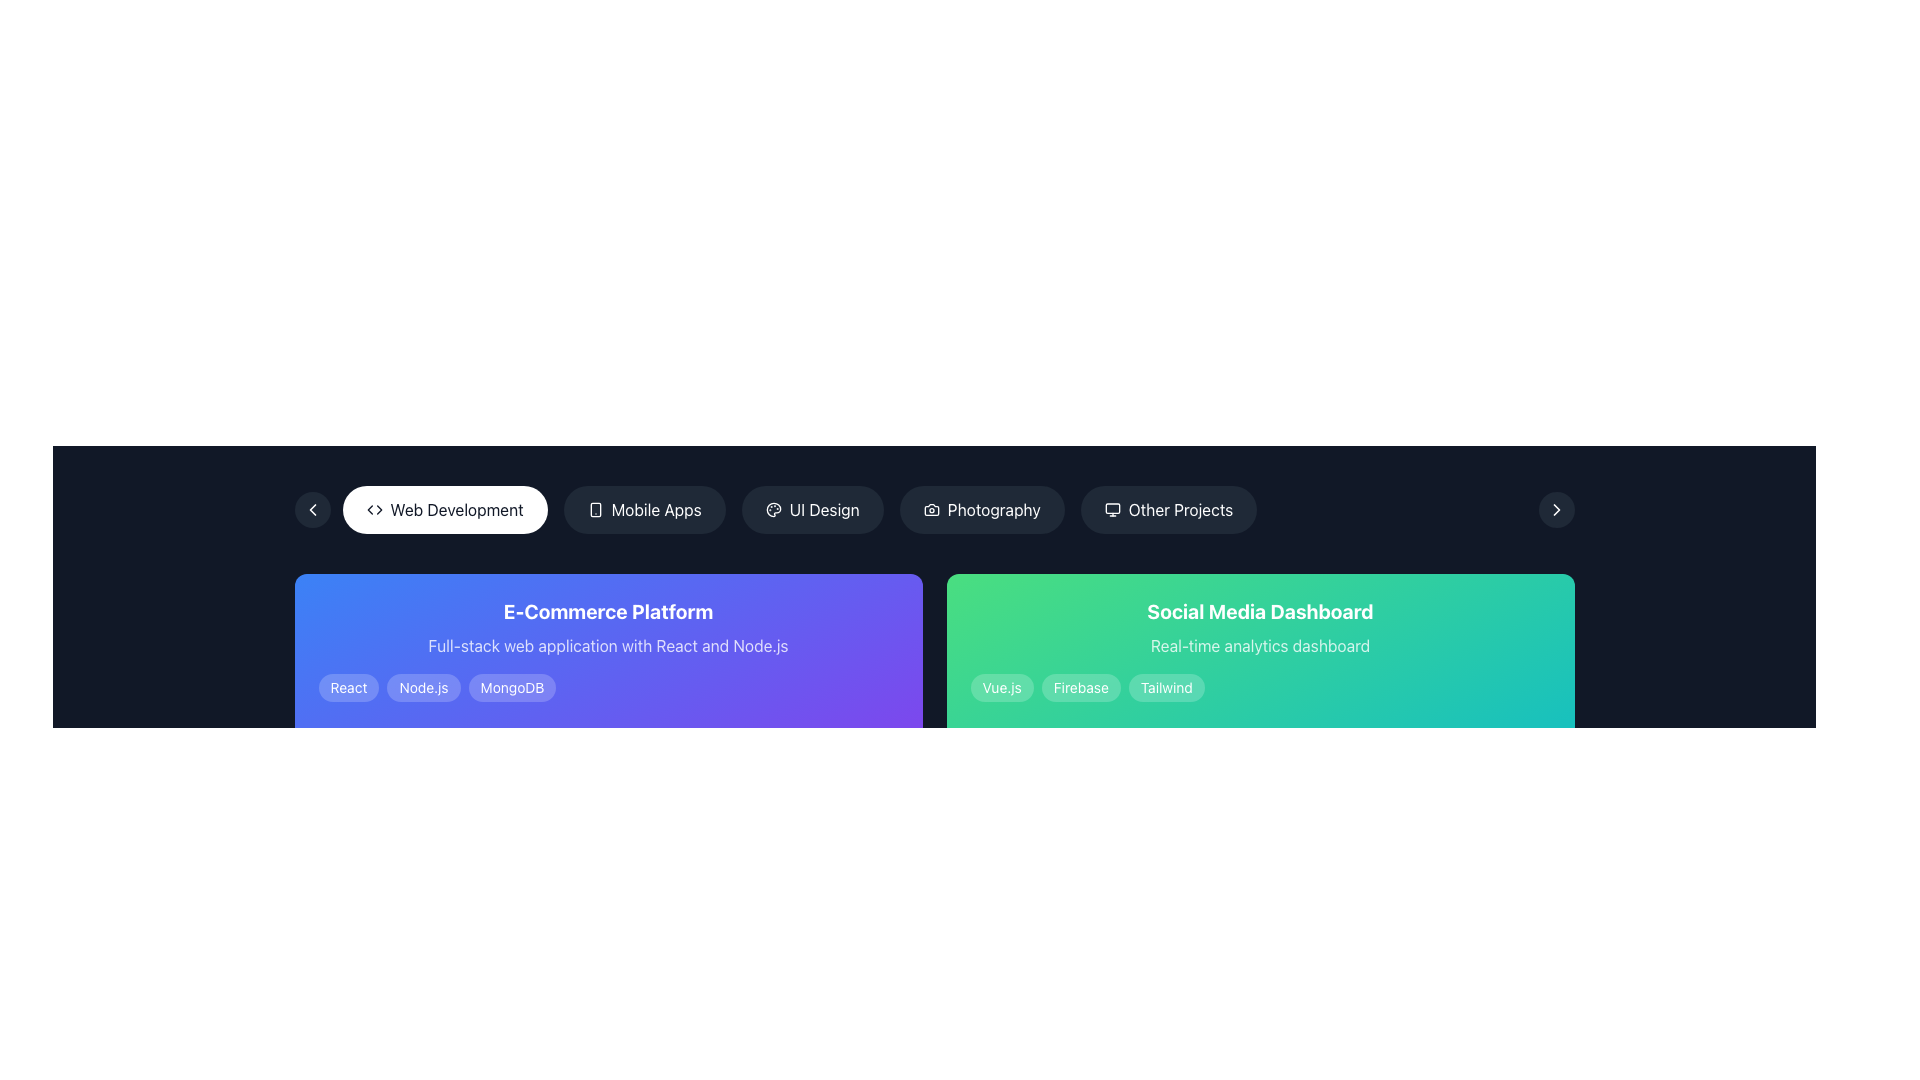  What do you see at coordinates (982, 508) in the screenshot?
I see `the 'Photography' button, which is the fourth button in a horizontal navigation list` at bounding box center [982, 508].